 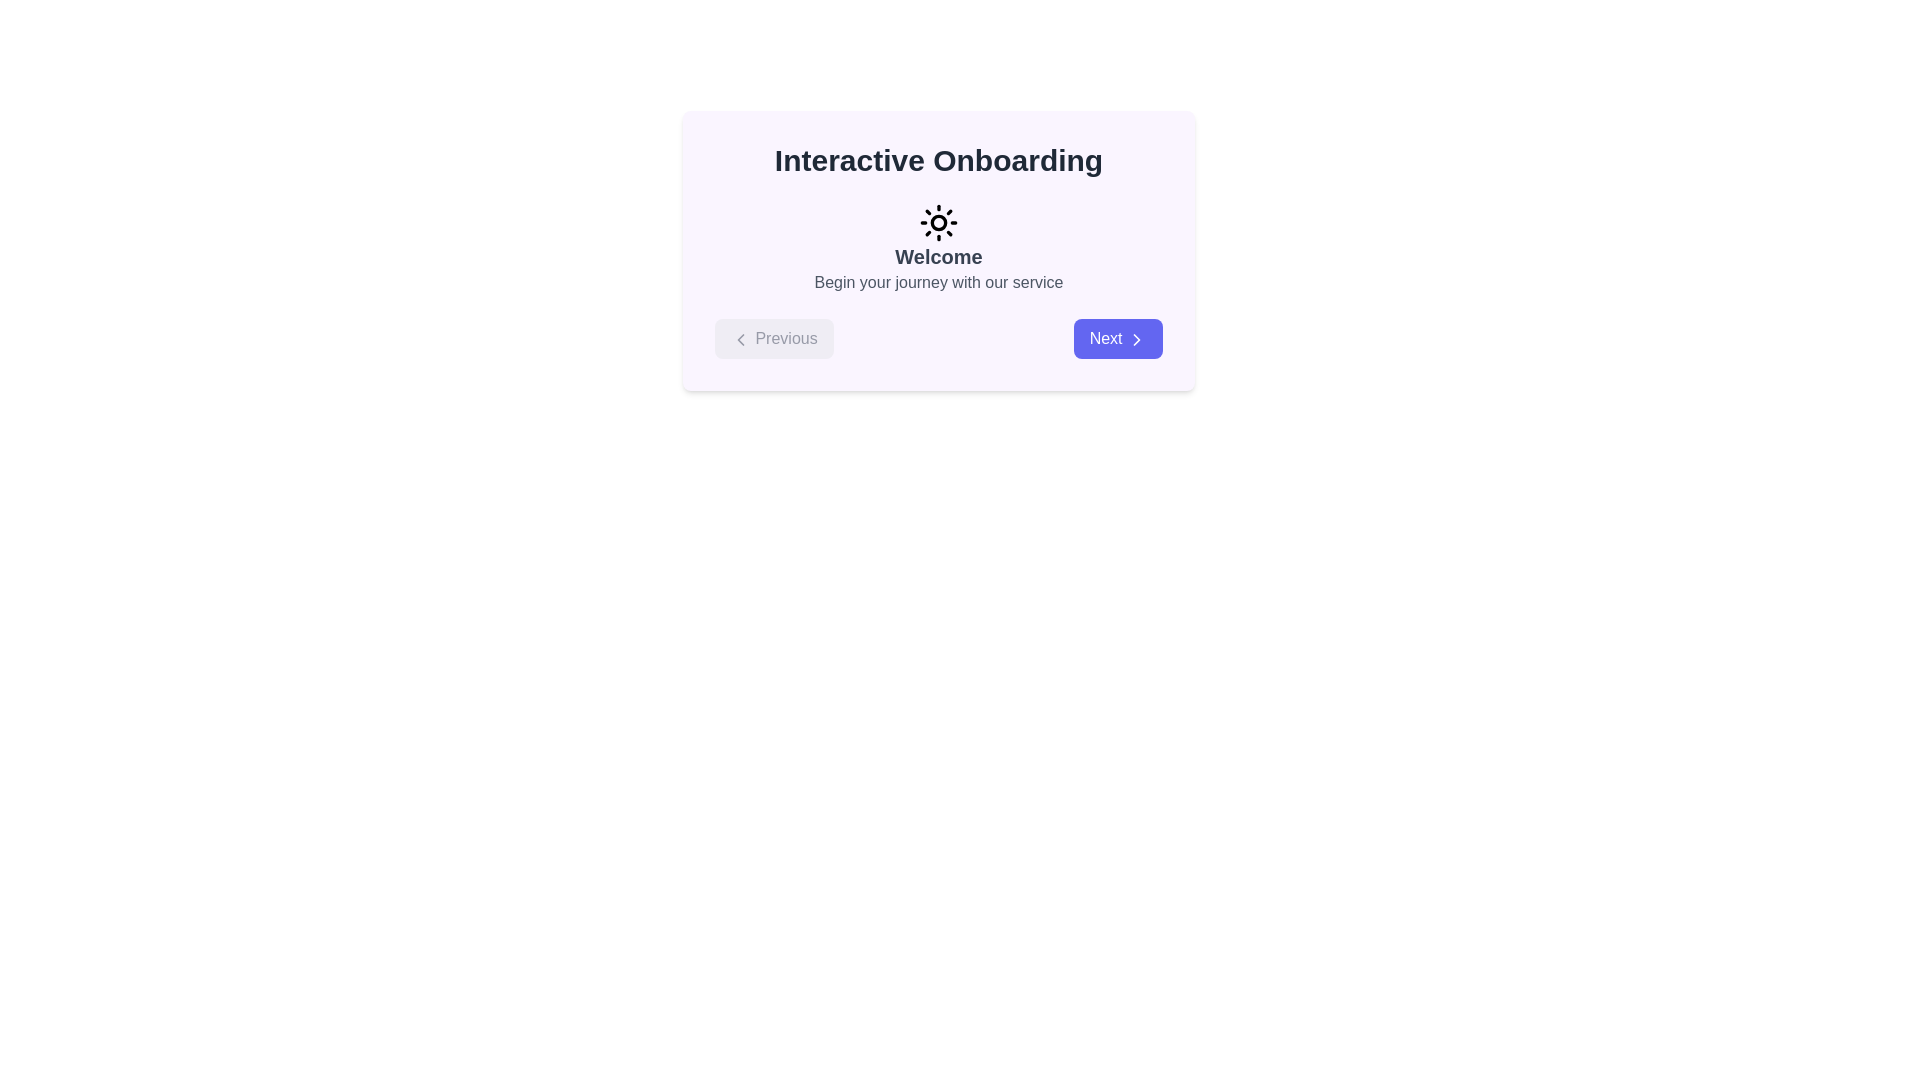 I want to click on the 'Next' button located at the bottom-right corner of the onboarding panel, so click(x=1117, y=338).